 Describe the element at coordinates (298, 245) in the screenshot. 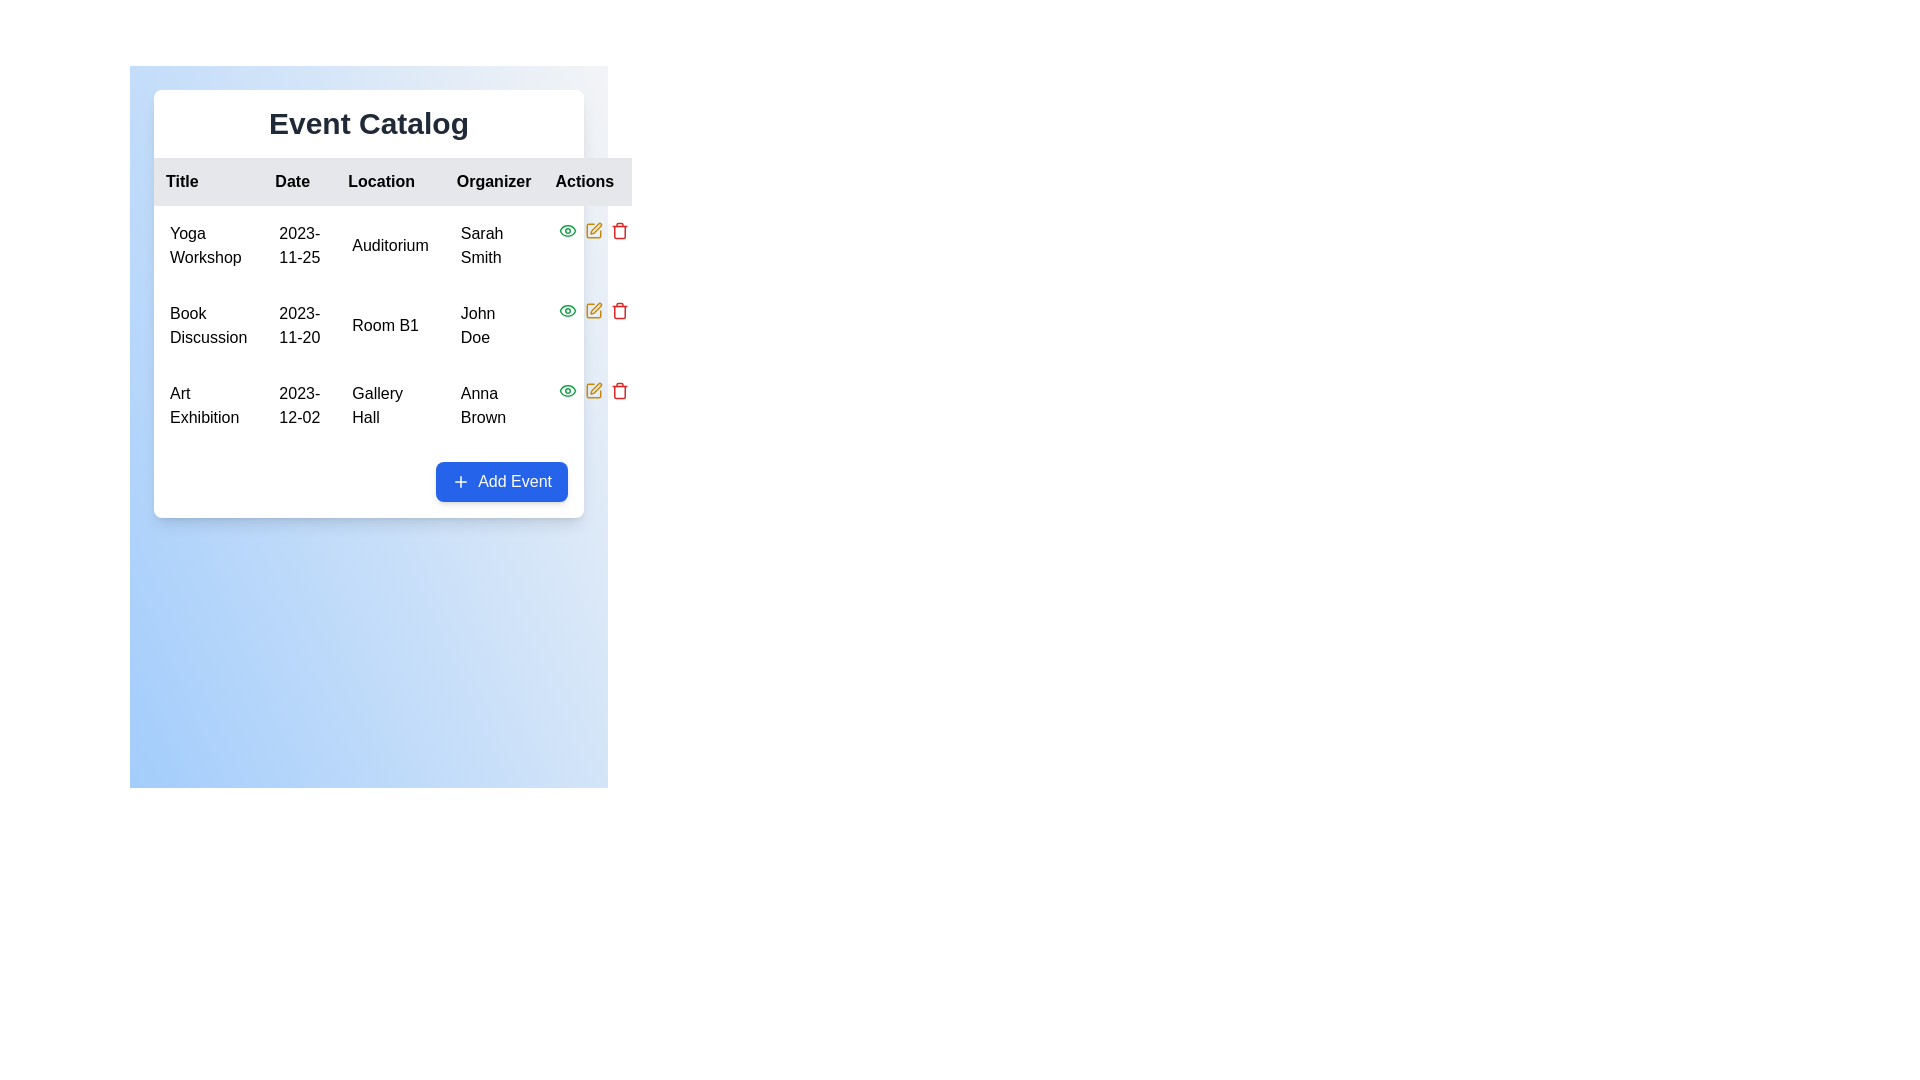

I see `content displayed in the Text Label showing the date '2023-11-25' in the second column of the first row of the table under the 'Date' column` at that location.